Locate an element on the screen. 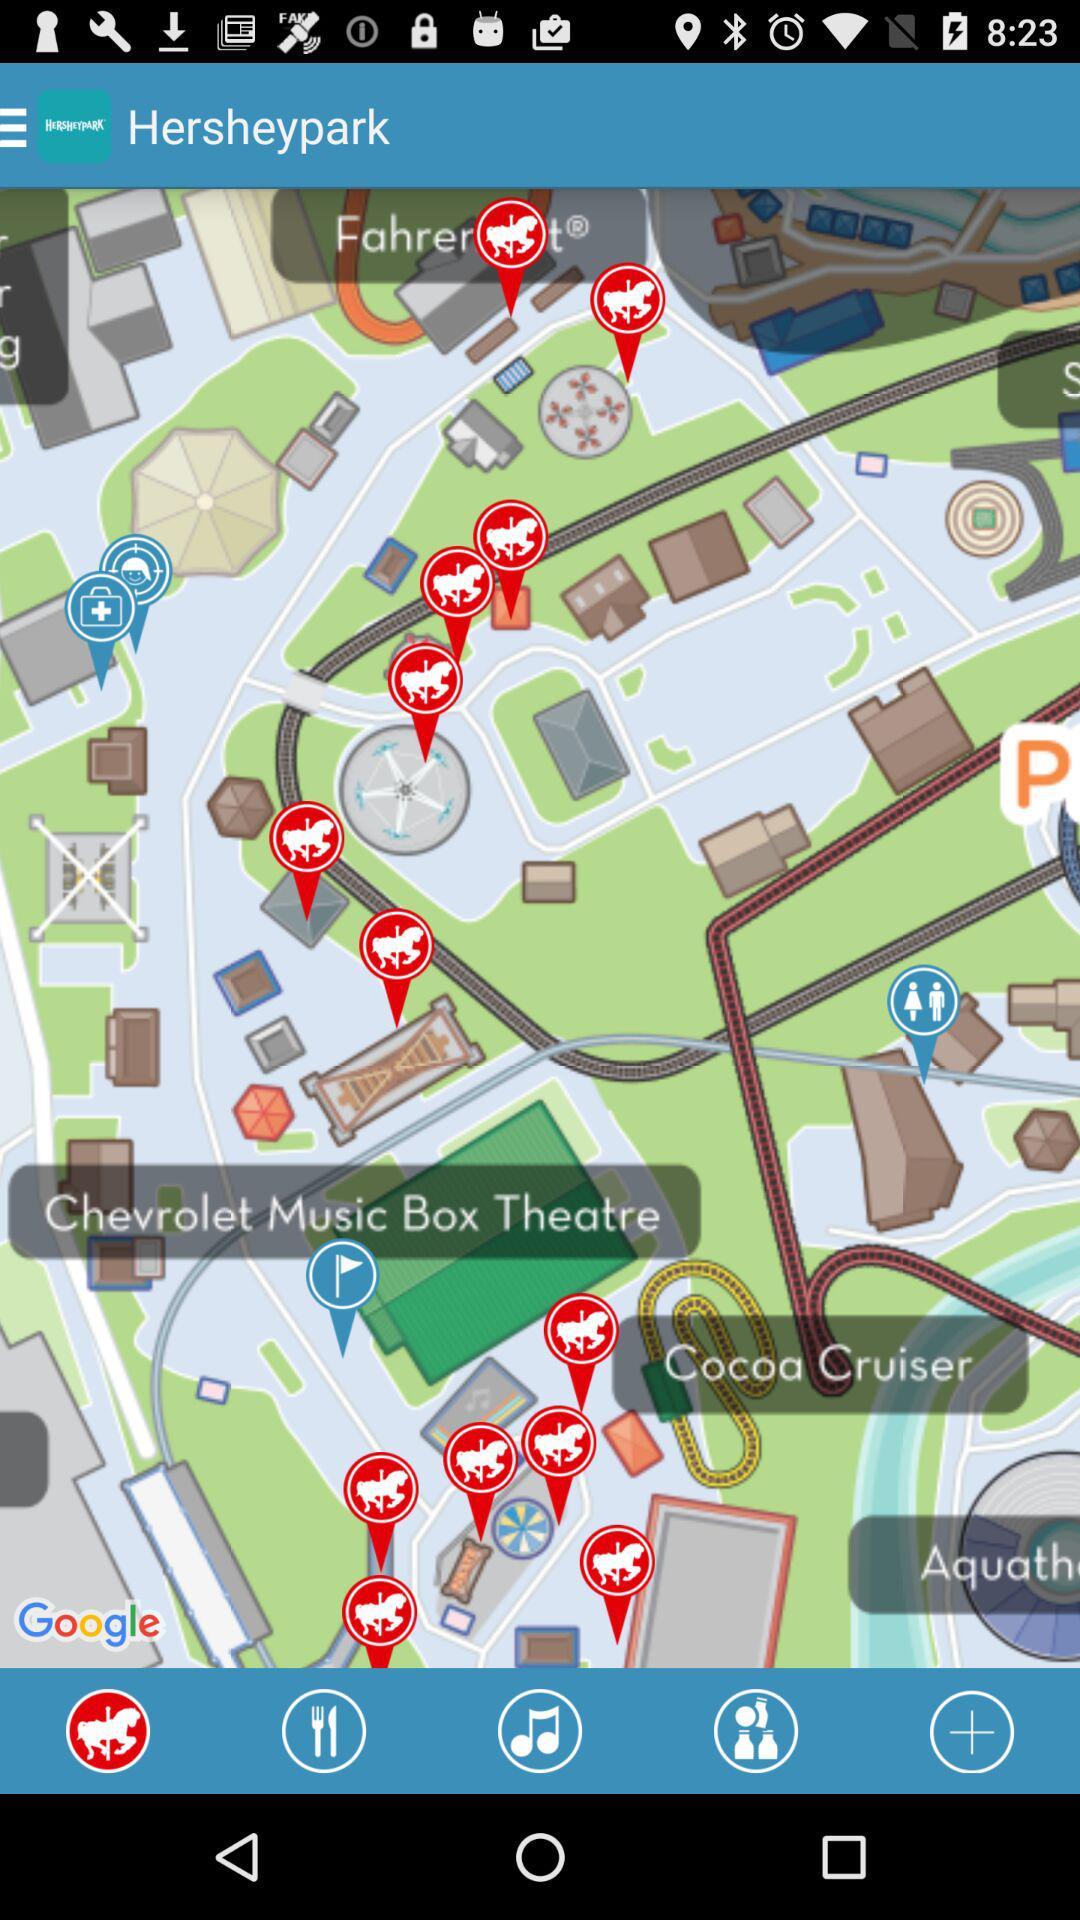 This screenshot has height=1920, width=1080. food locations is located at coordinates (323, 1730).